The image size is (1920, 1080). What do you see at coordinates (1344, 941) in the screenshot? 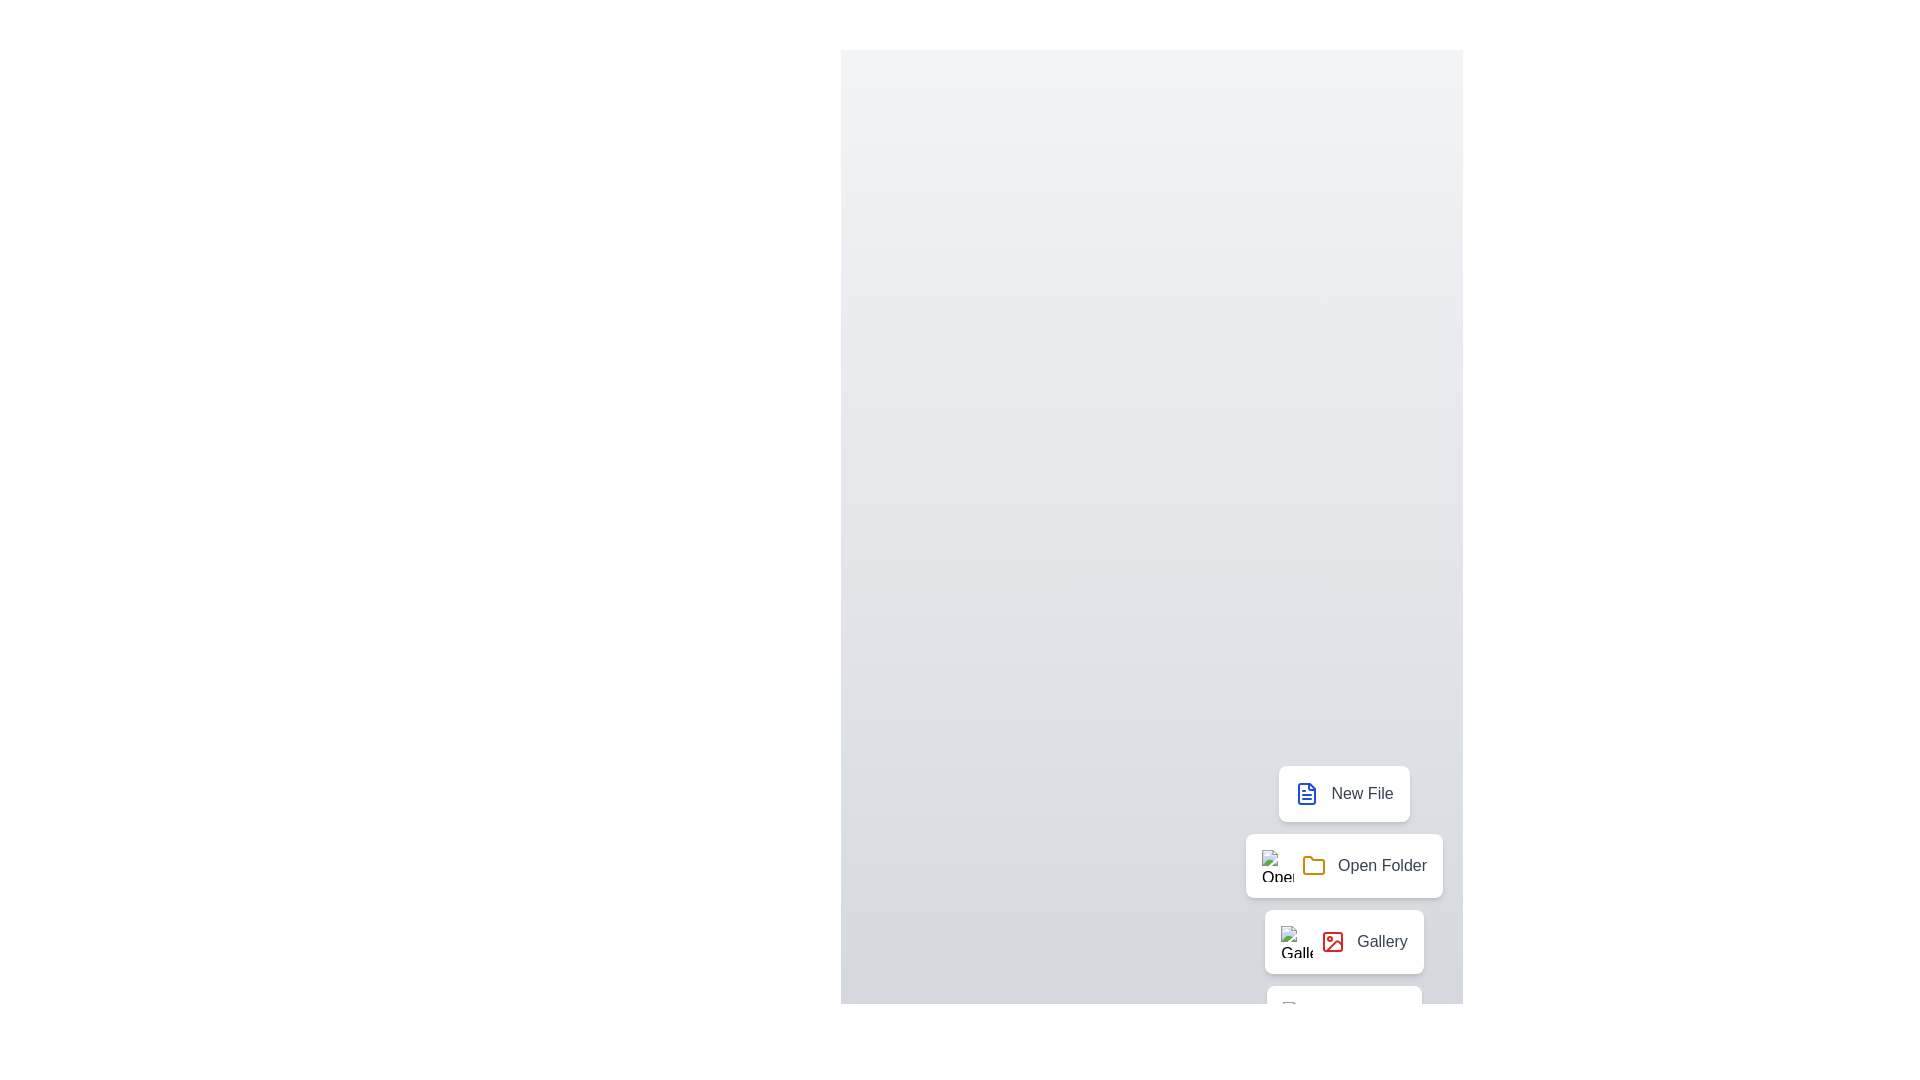
I see `the action item Gallery from the speed dial menu` at bounding box center [1344, 941].